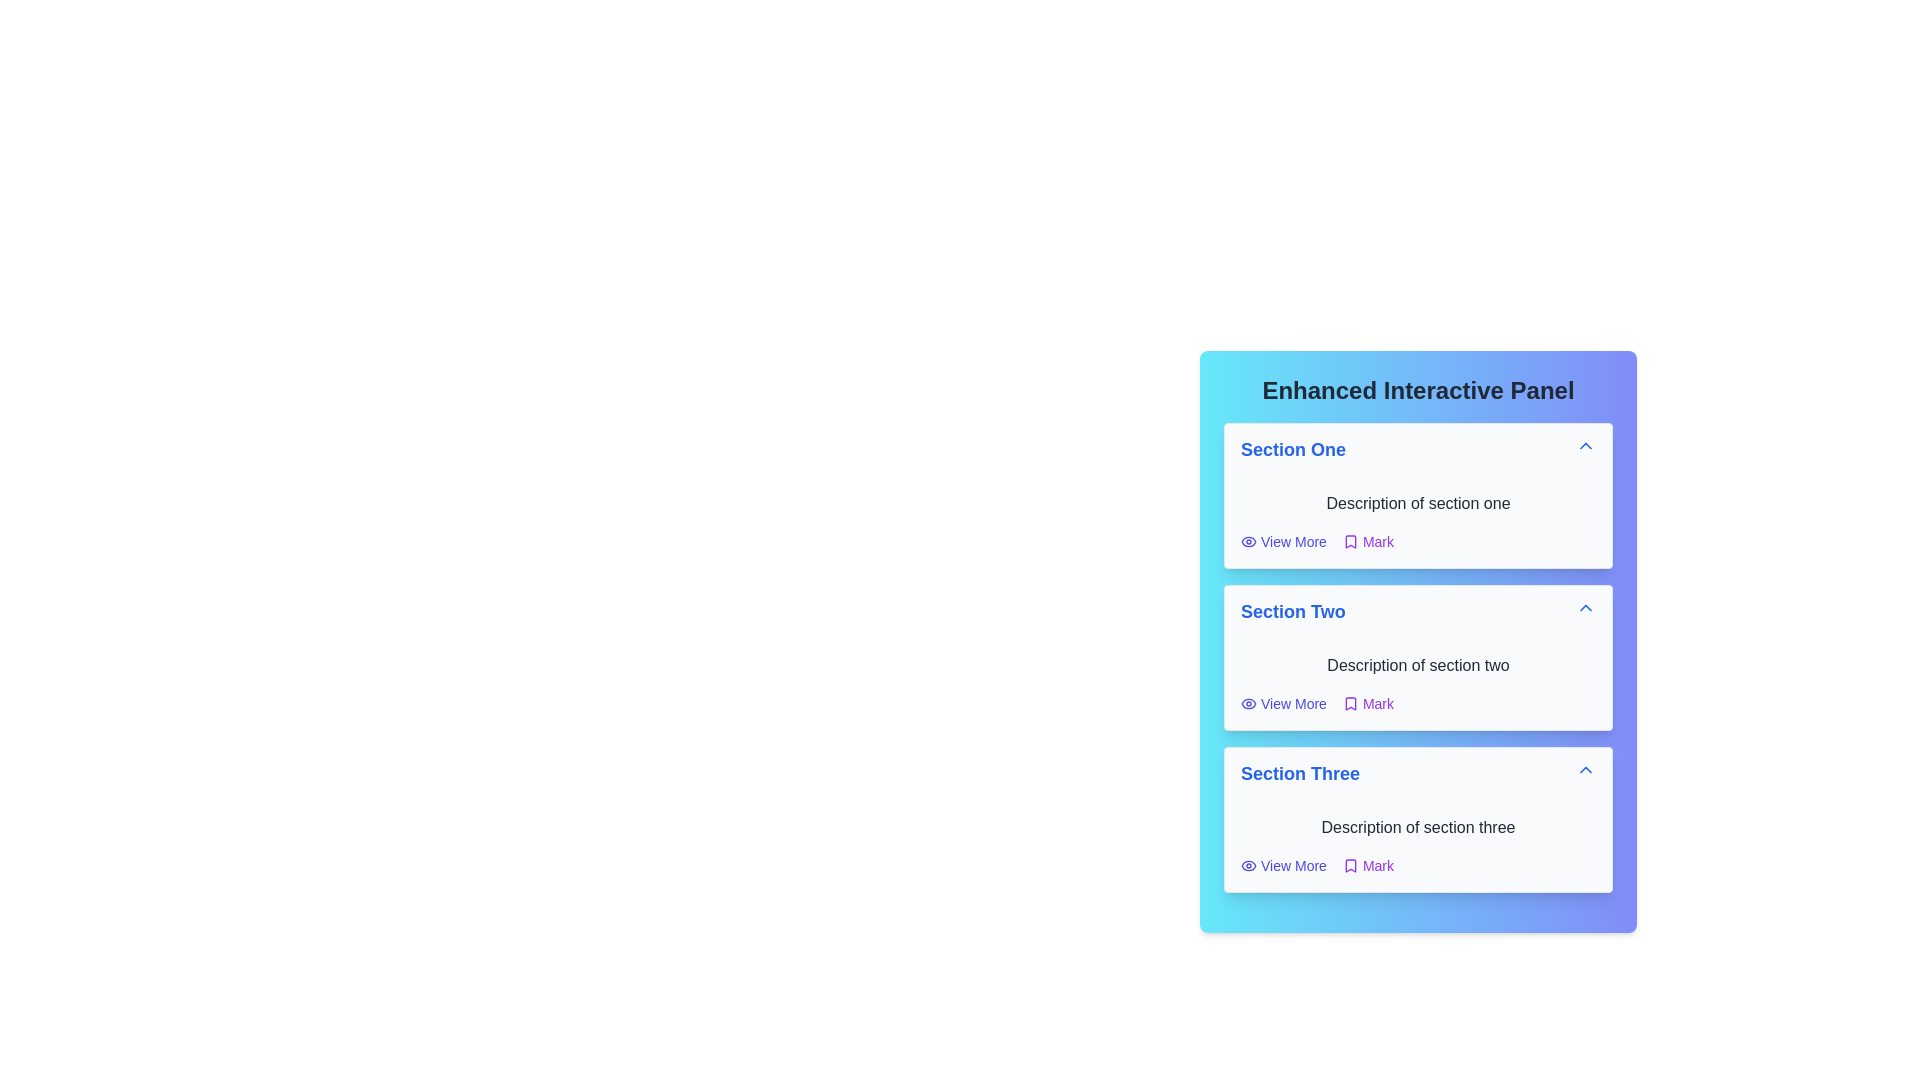 This screenshot has width=1920, height=1080. Describe the element at coordinates (1293, 450) in the screenshot. I see `the text label that serves as the title for the first section of the panel, providing context or navigation aid to the user` at that location.